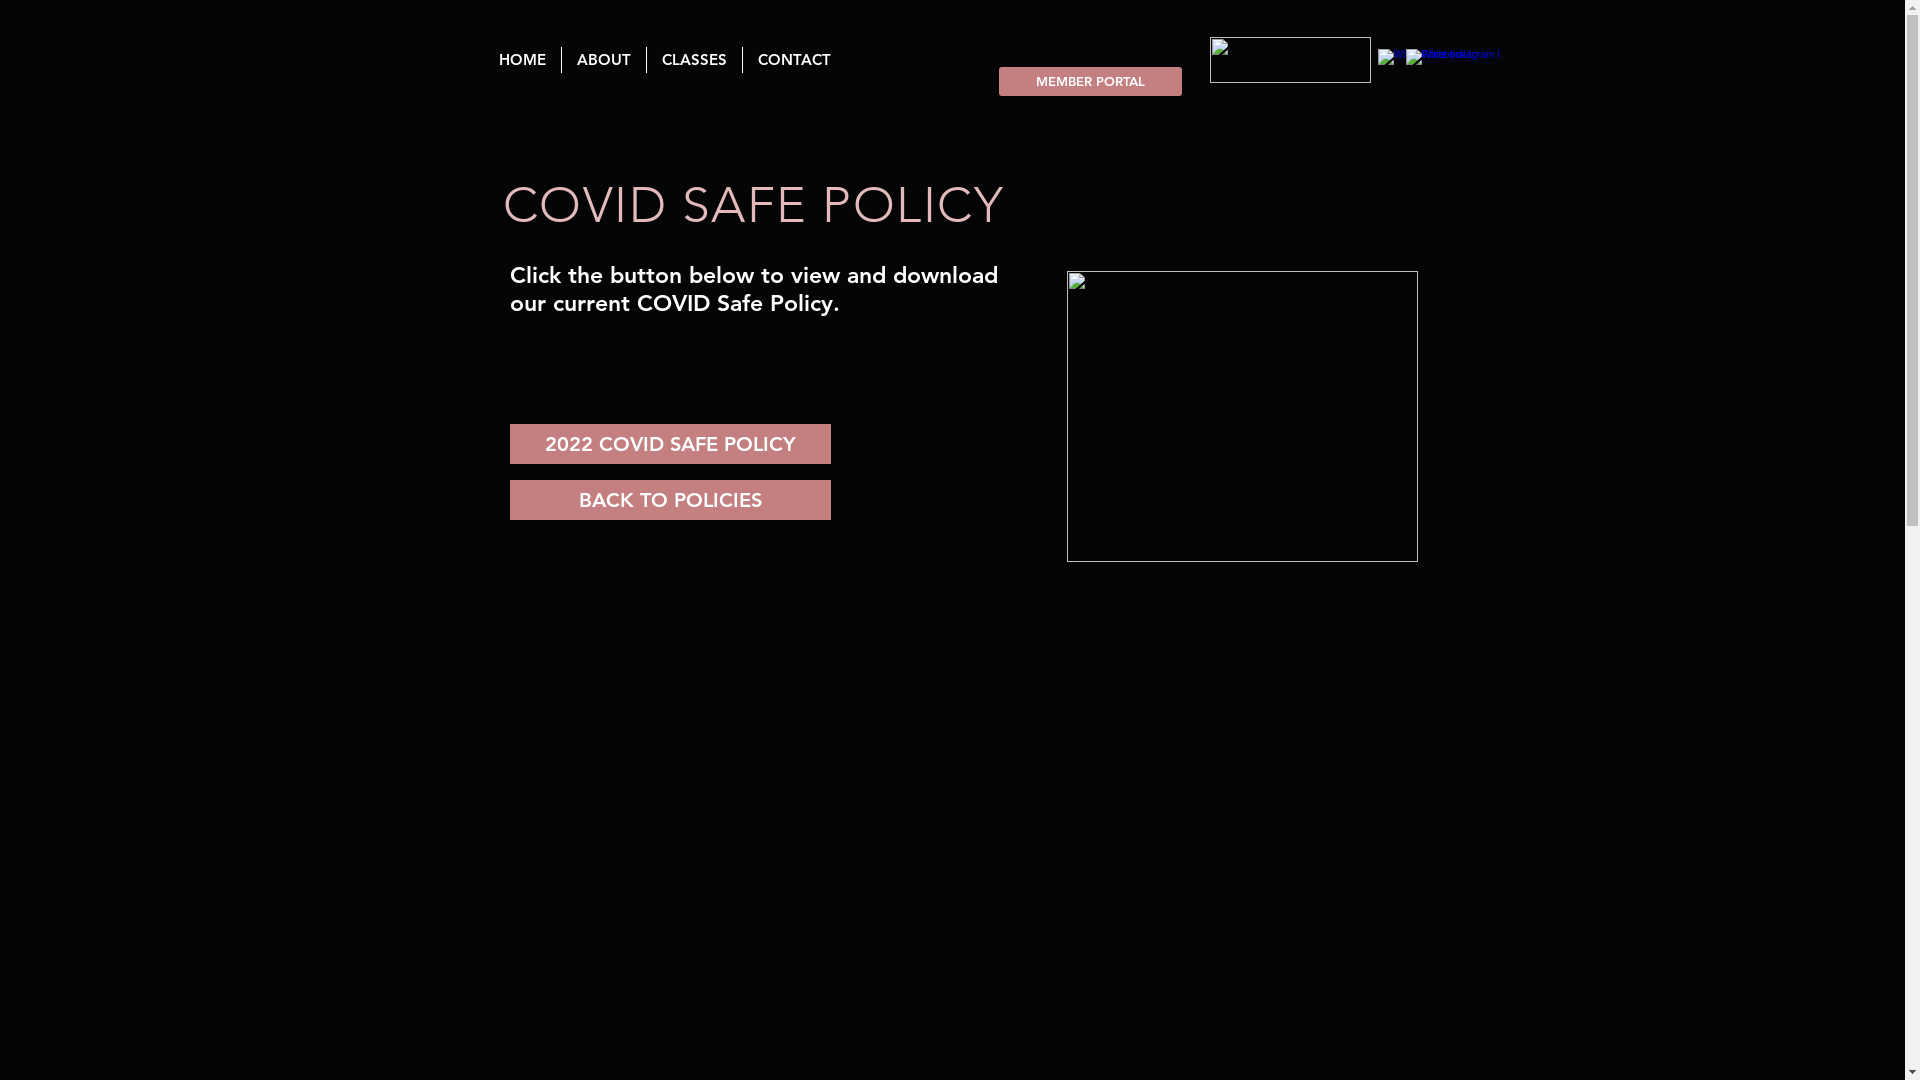 The height and width of the screenshot is (1080, 1920). Describe the element at coordinates (603, 59) in the screenshot. I see `'ABOUT'` at that location.